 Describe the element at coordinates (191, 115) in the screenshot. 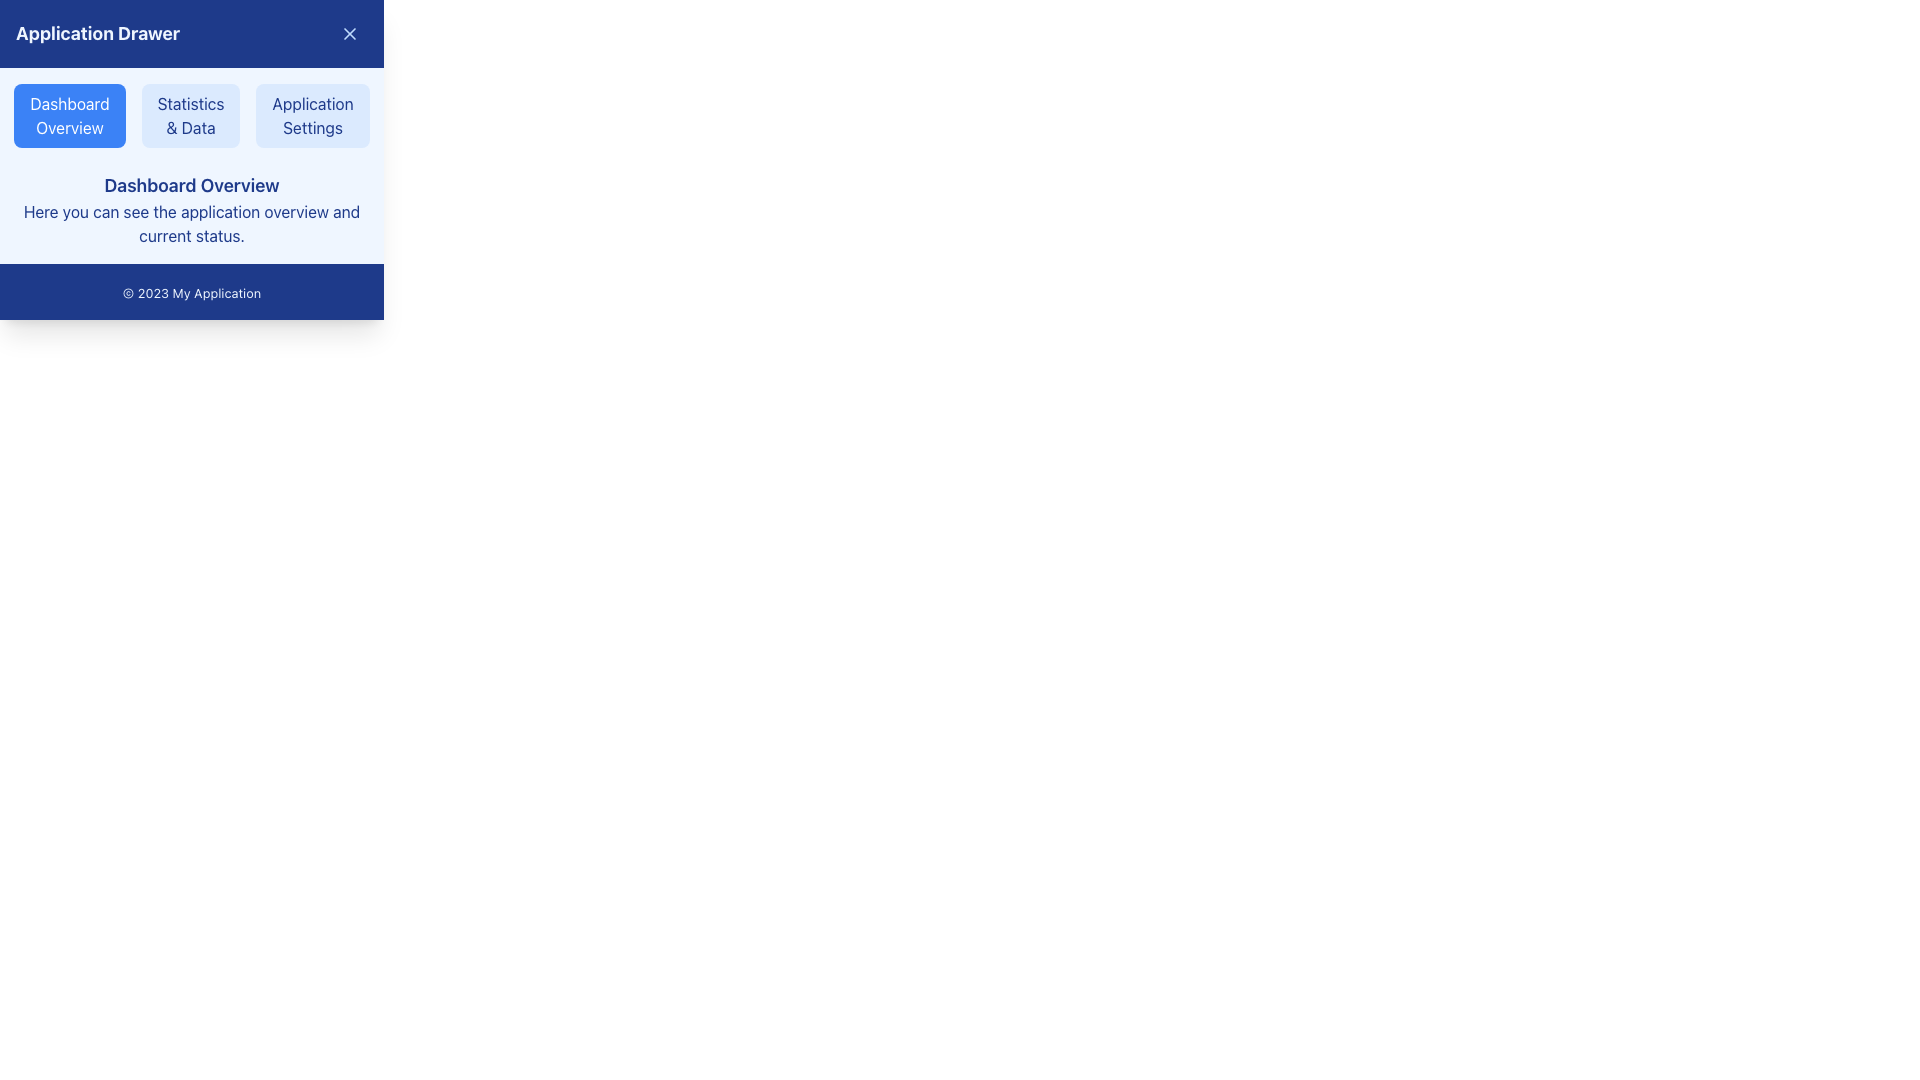

I see `the second button in a horizontal group of three that navigates to statistics and data` at that location.